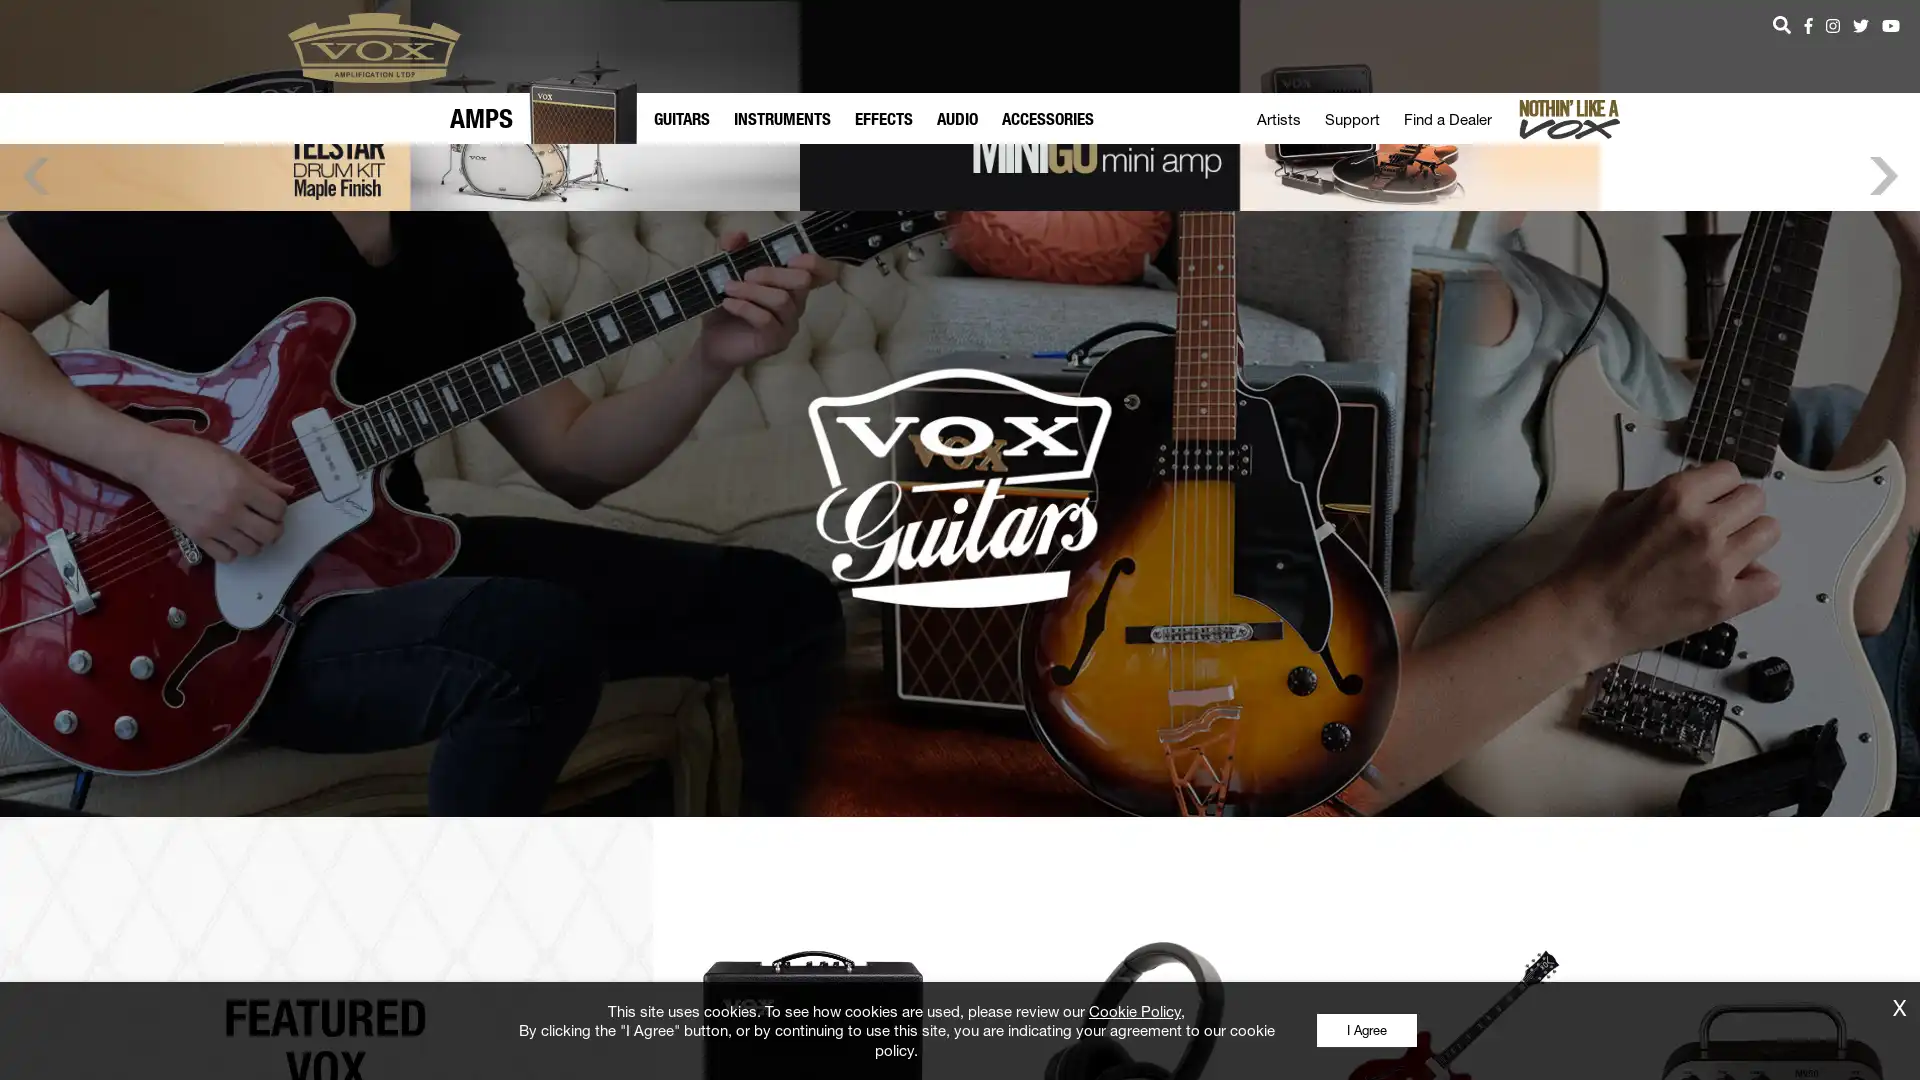 The width and height of the screenshot is (1920, 1080). Describe the element at coordinates (1882, 322) in the screenshot. I see `next` at that location.